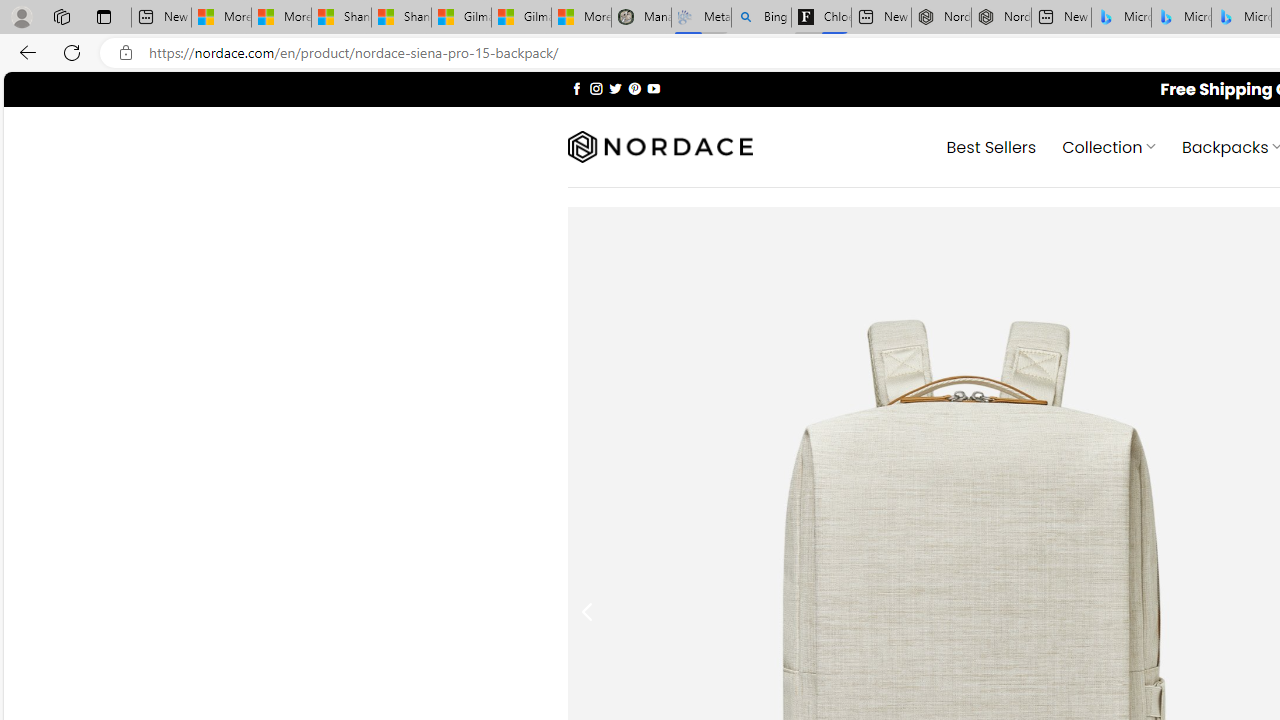 This screenshot has height=720, width=1280. I want to click on 'Gilma and Hector both pose tropical trouble for Hawaii', so click(521, 17).